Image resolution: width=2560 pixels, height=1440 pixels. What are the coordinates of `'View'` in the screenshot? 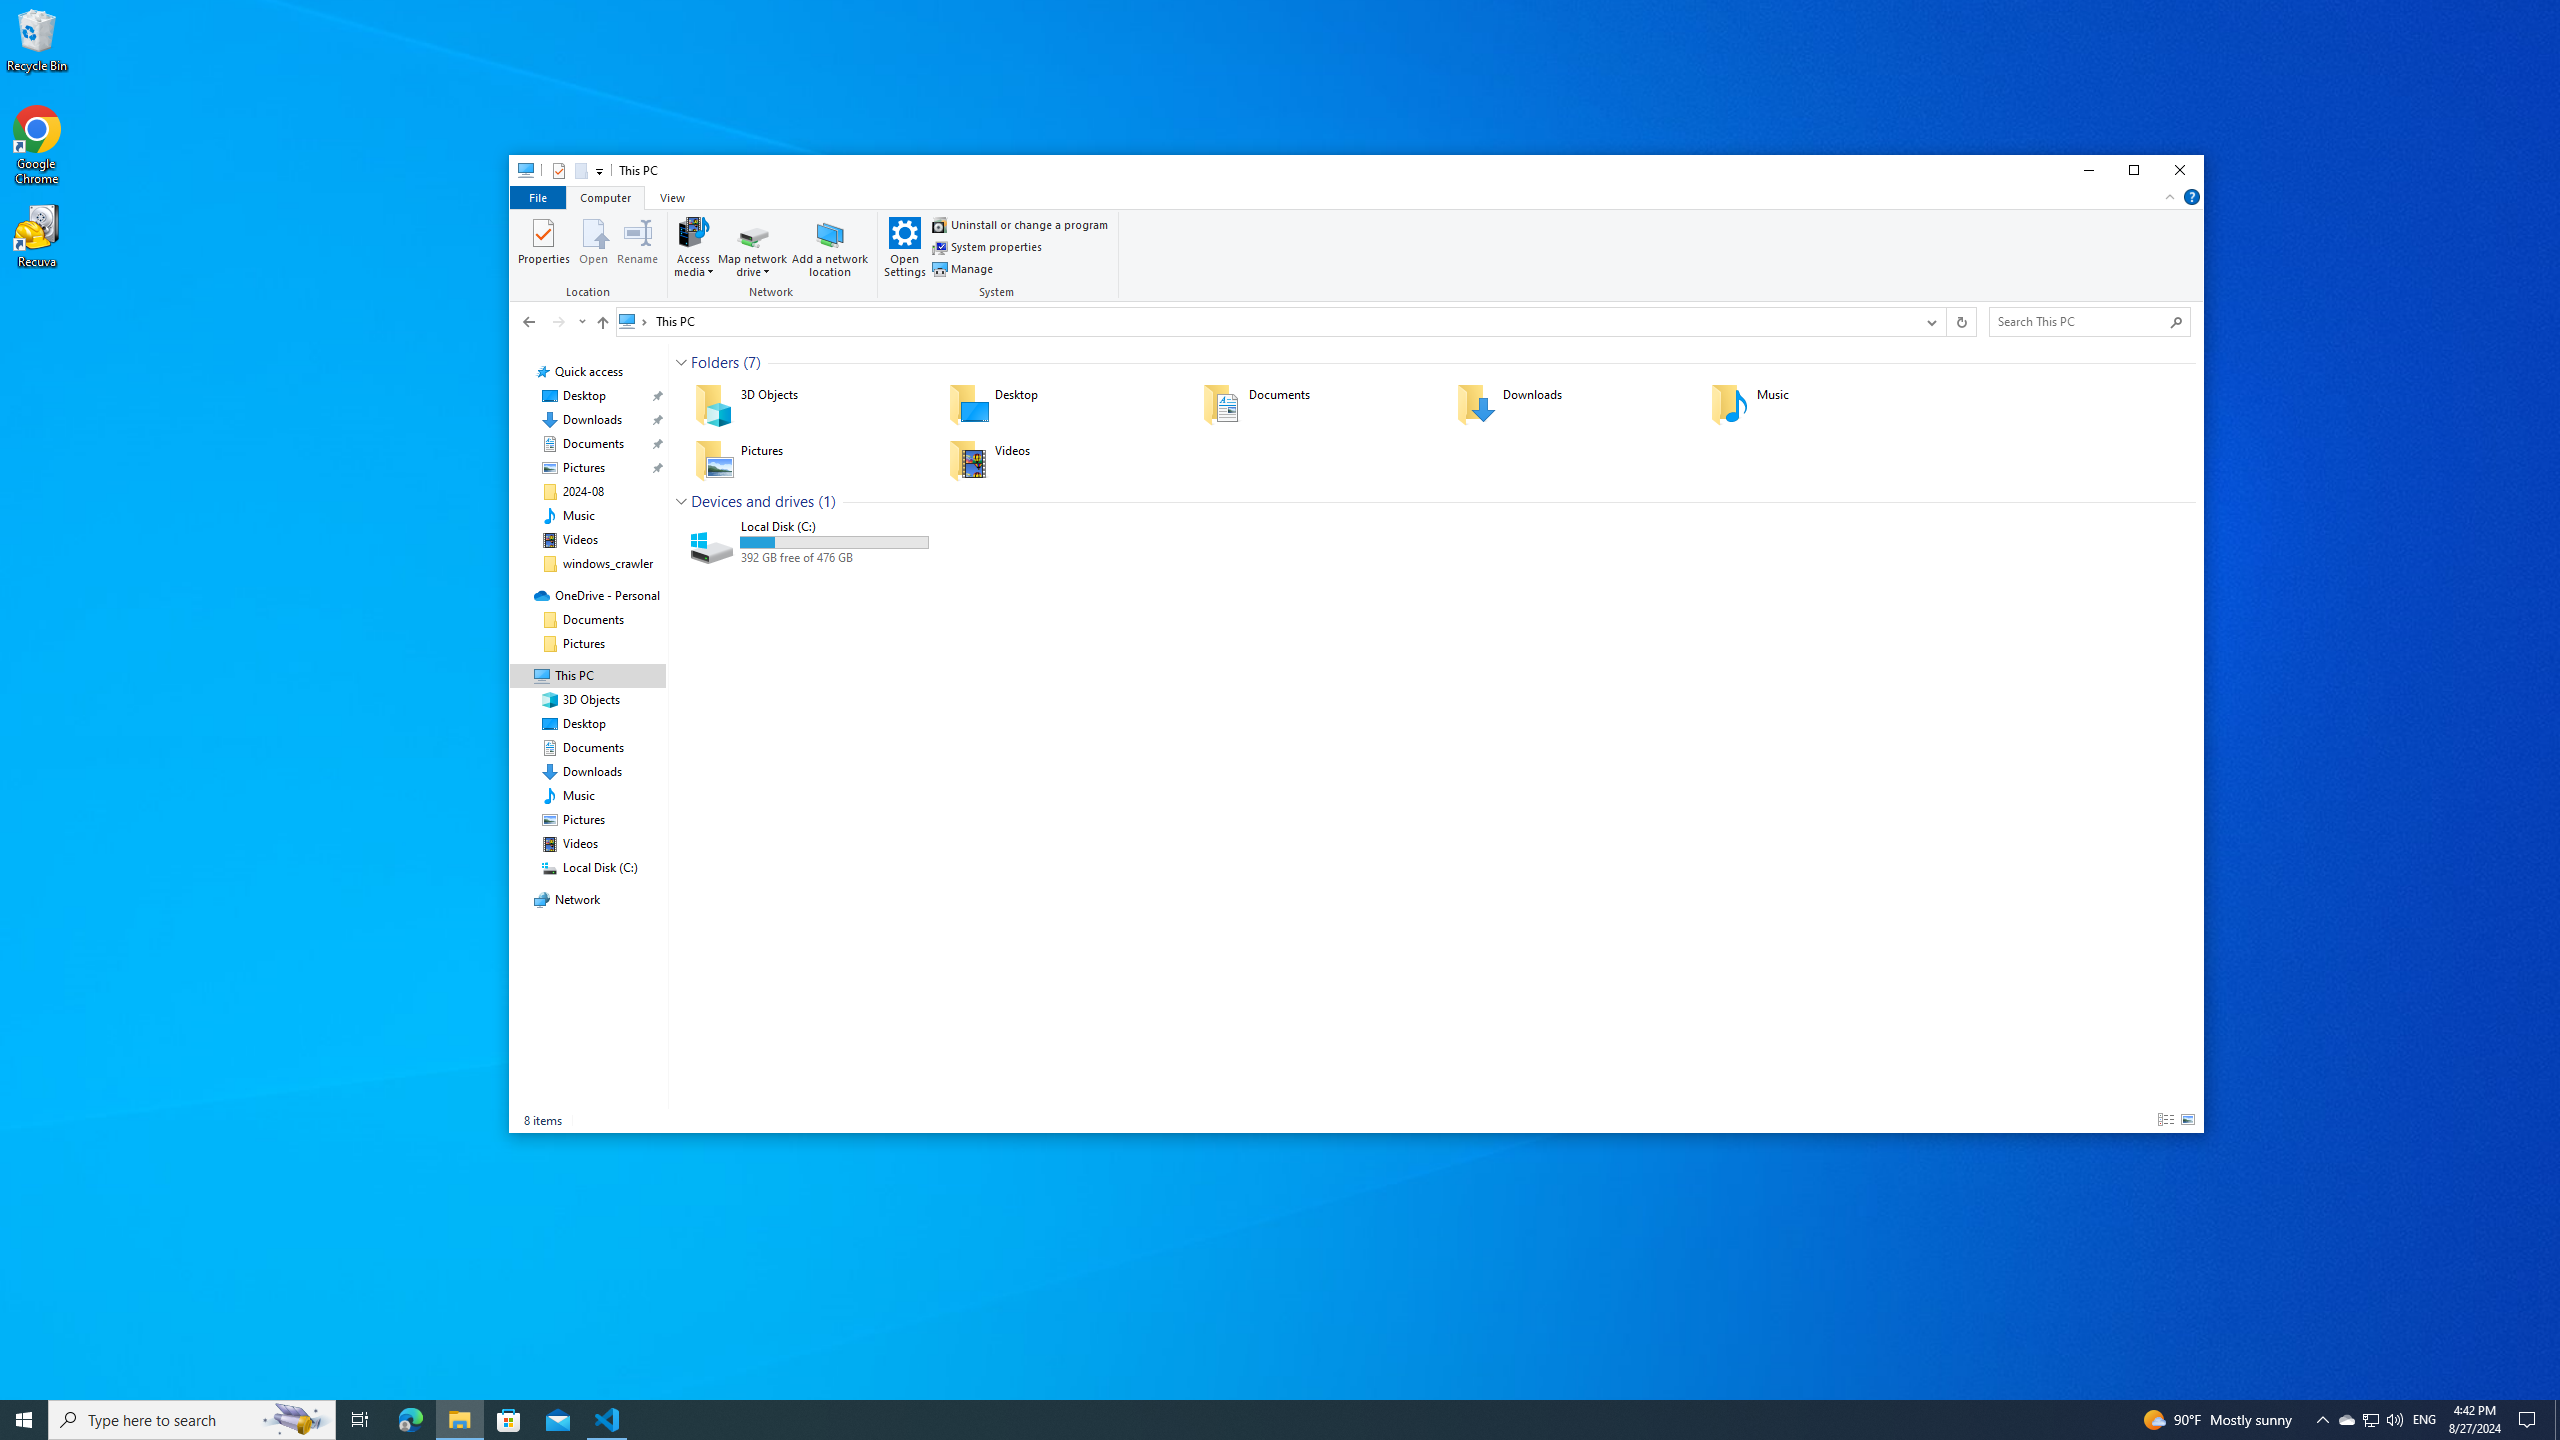 It's located at (672, 196).